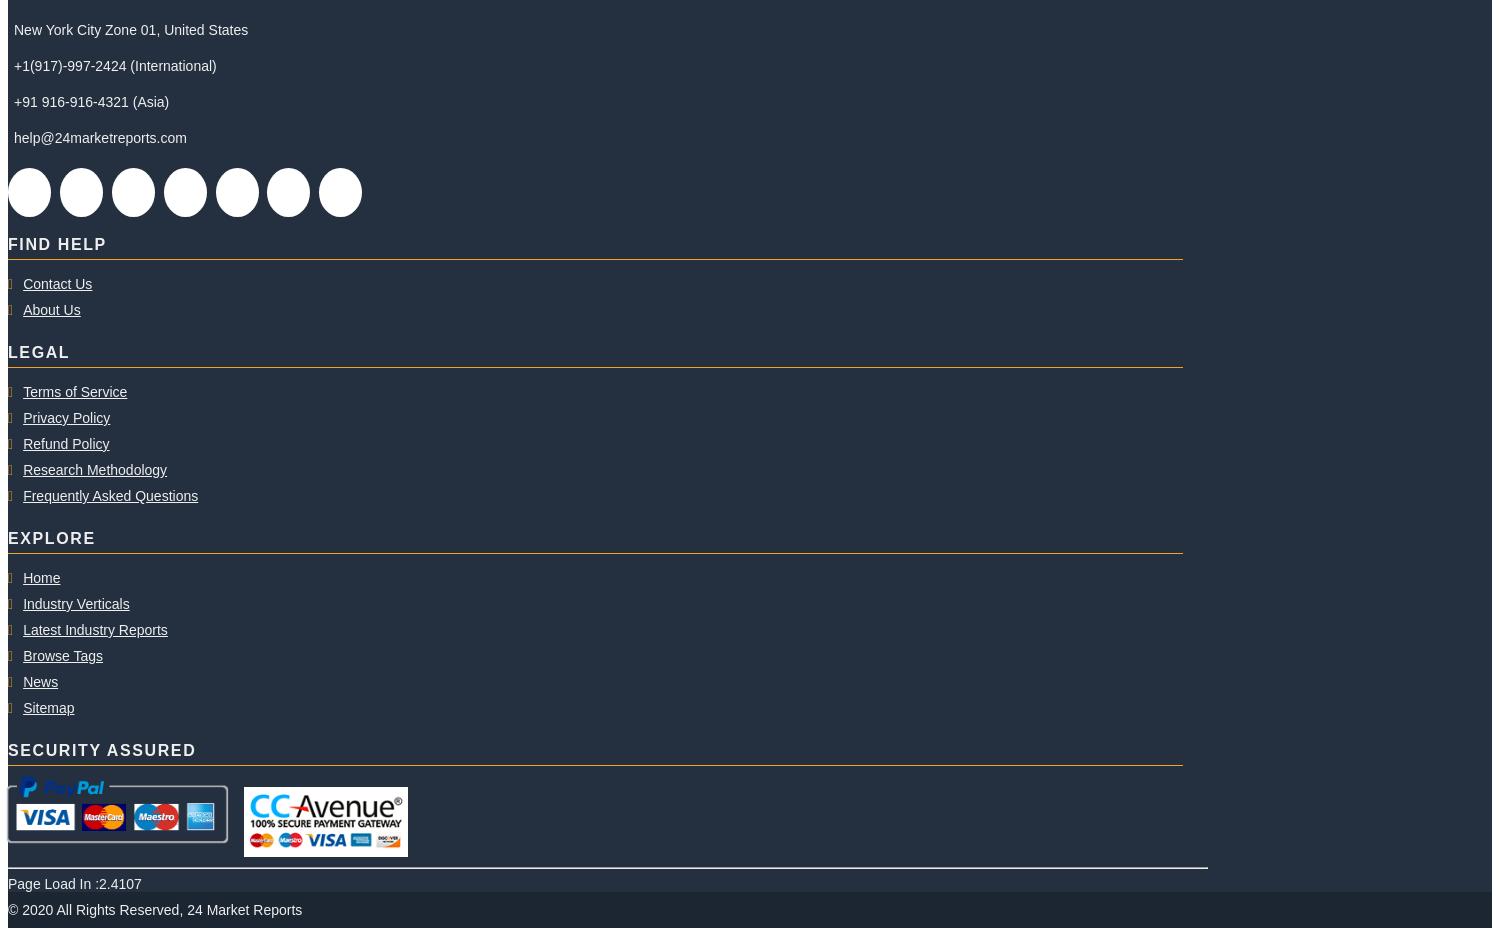  Describe the element at coordinates (62, 655) in the screenshot. I see `'Browse Tags'` at that location.